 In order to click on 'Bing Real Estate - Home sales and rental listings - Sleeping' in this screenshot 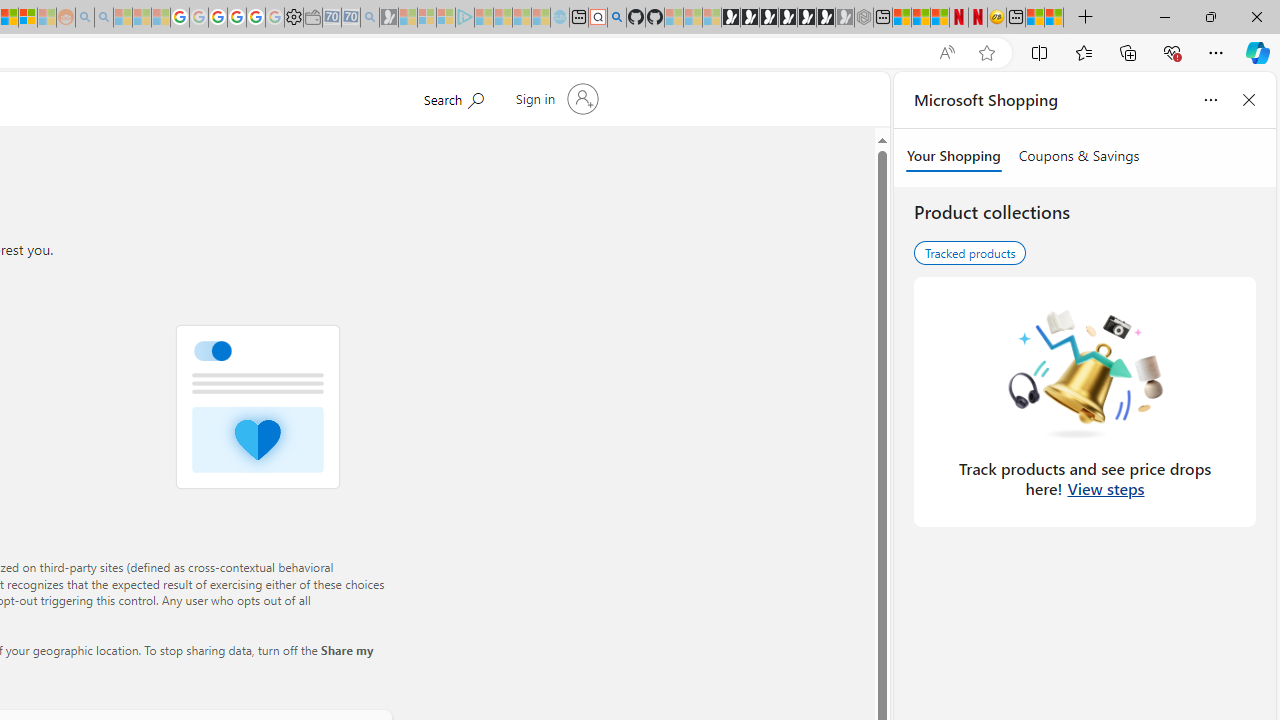, I will do `click(369, 17)`.